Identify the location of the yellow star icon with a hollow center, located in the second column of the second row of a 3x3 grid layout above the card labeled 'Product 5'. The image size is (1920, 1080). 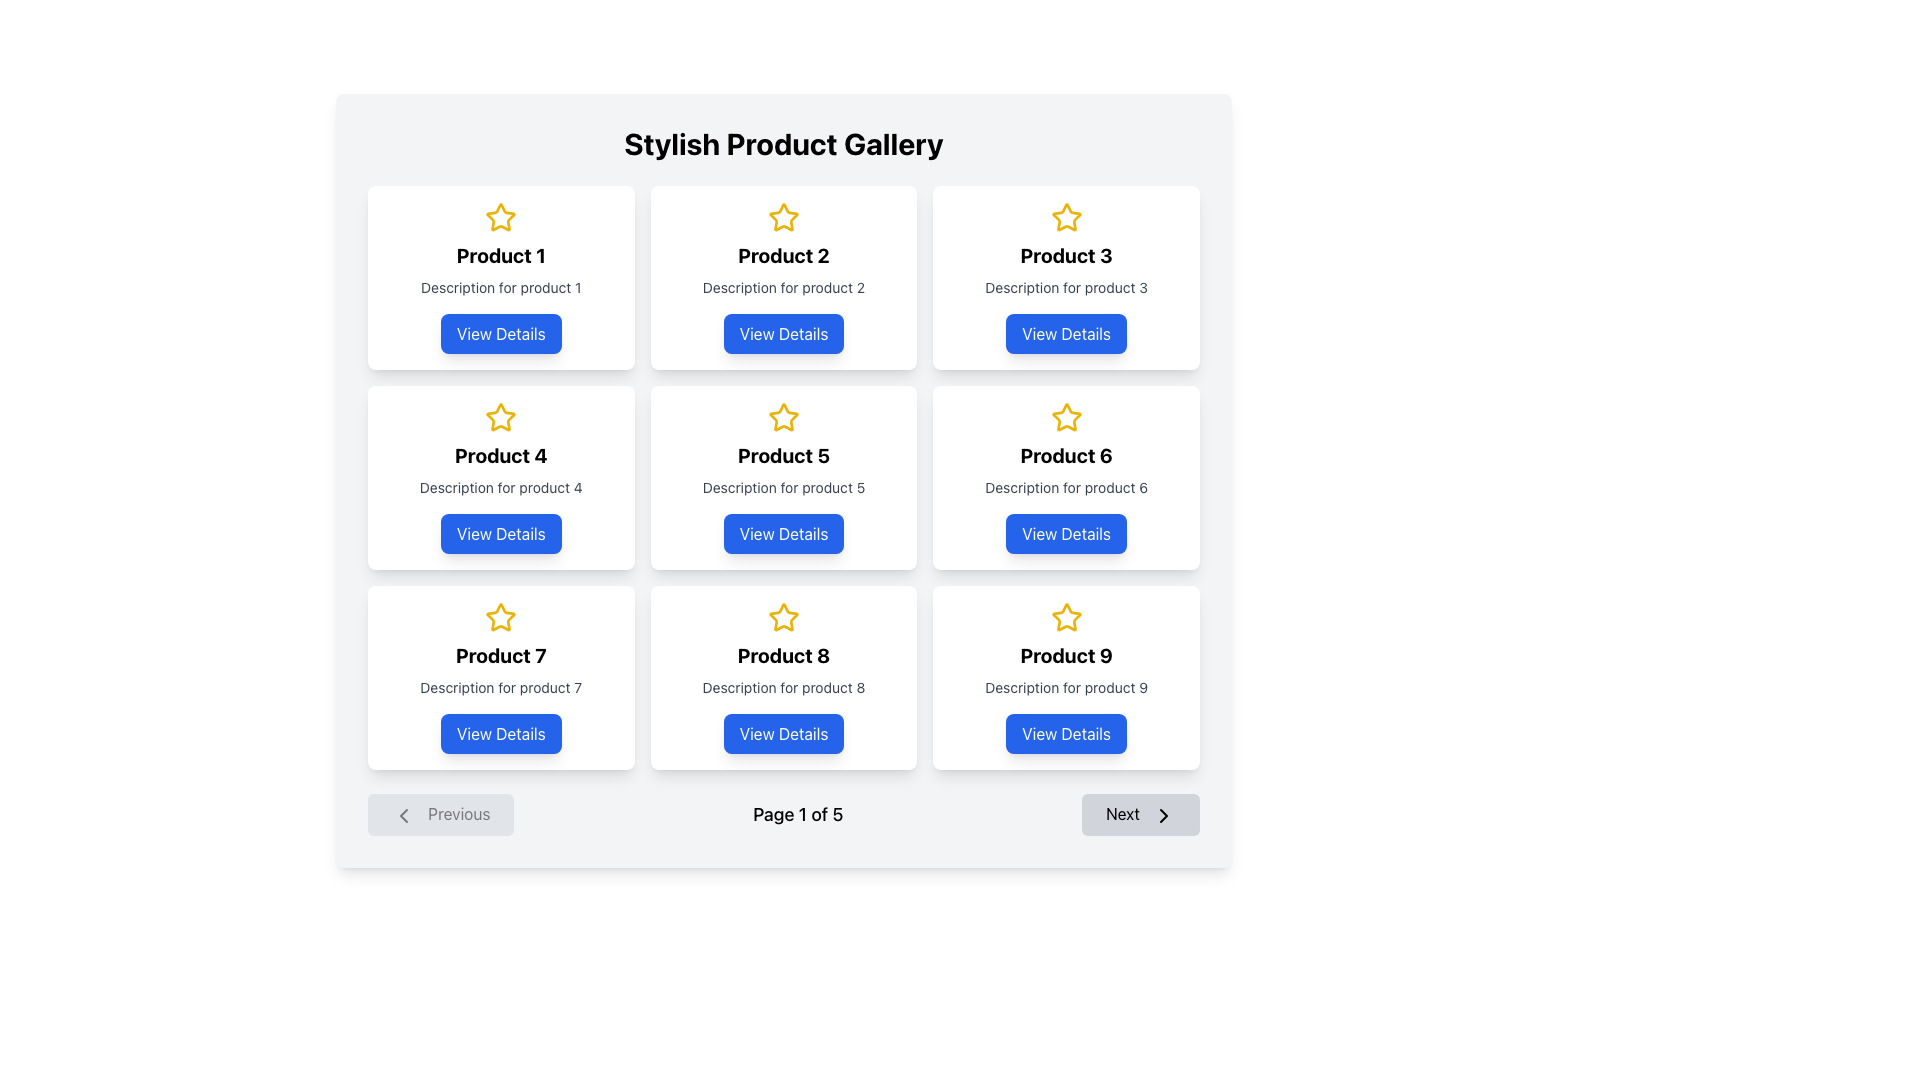
(782, 416).